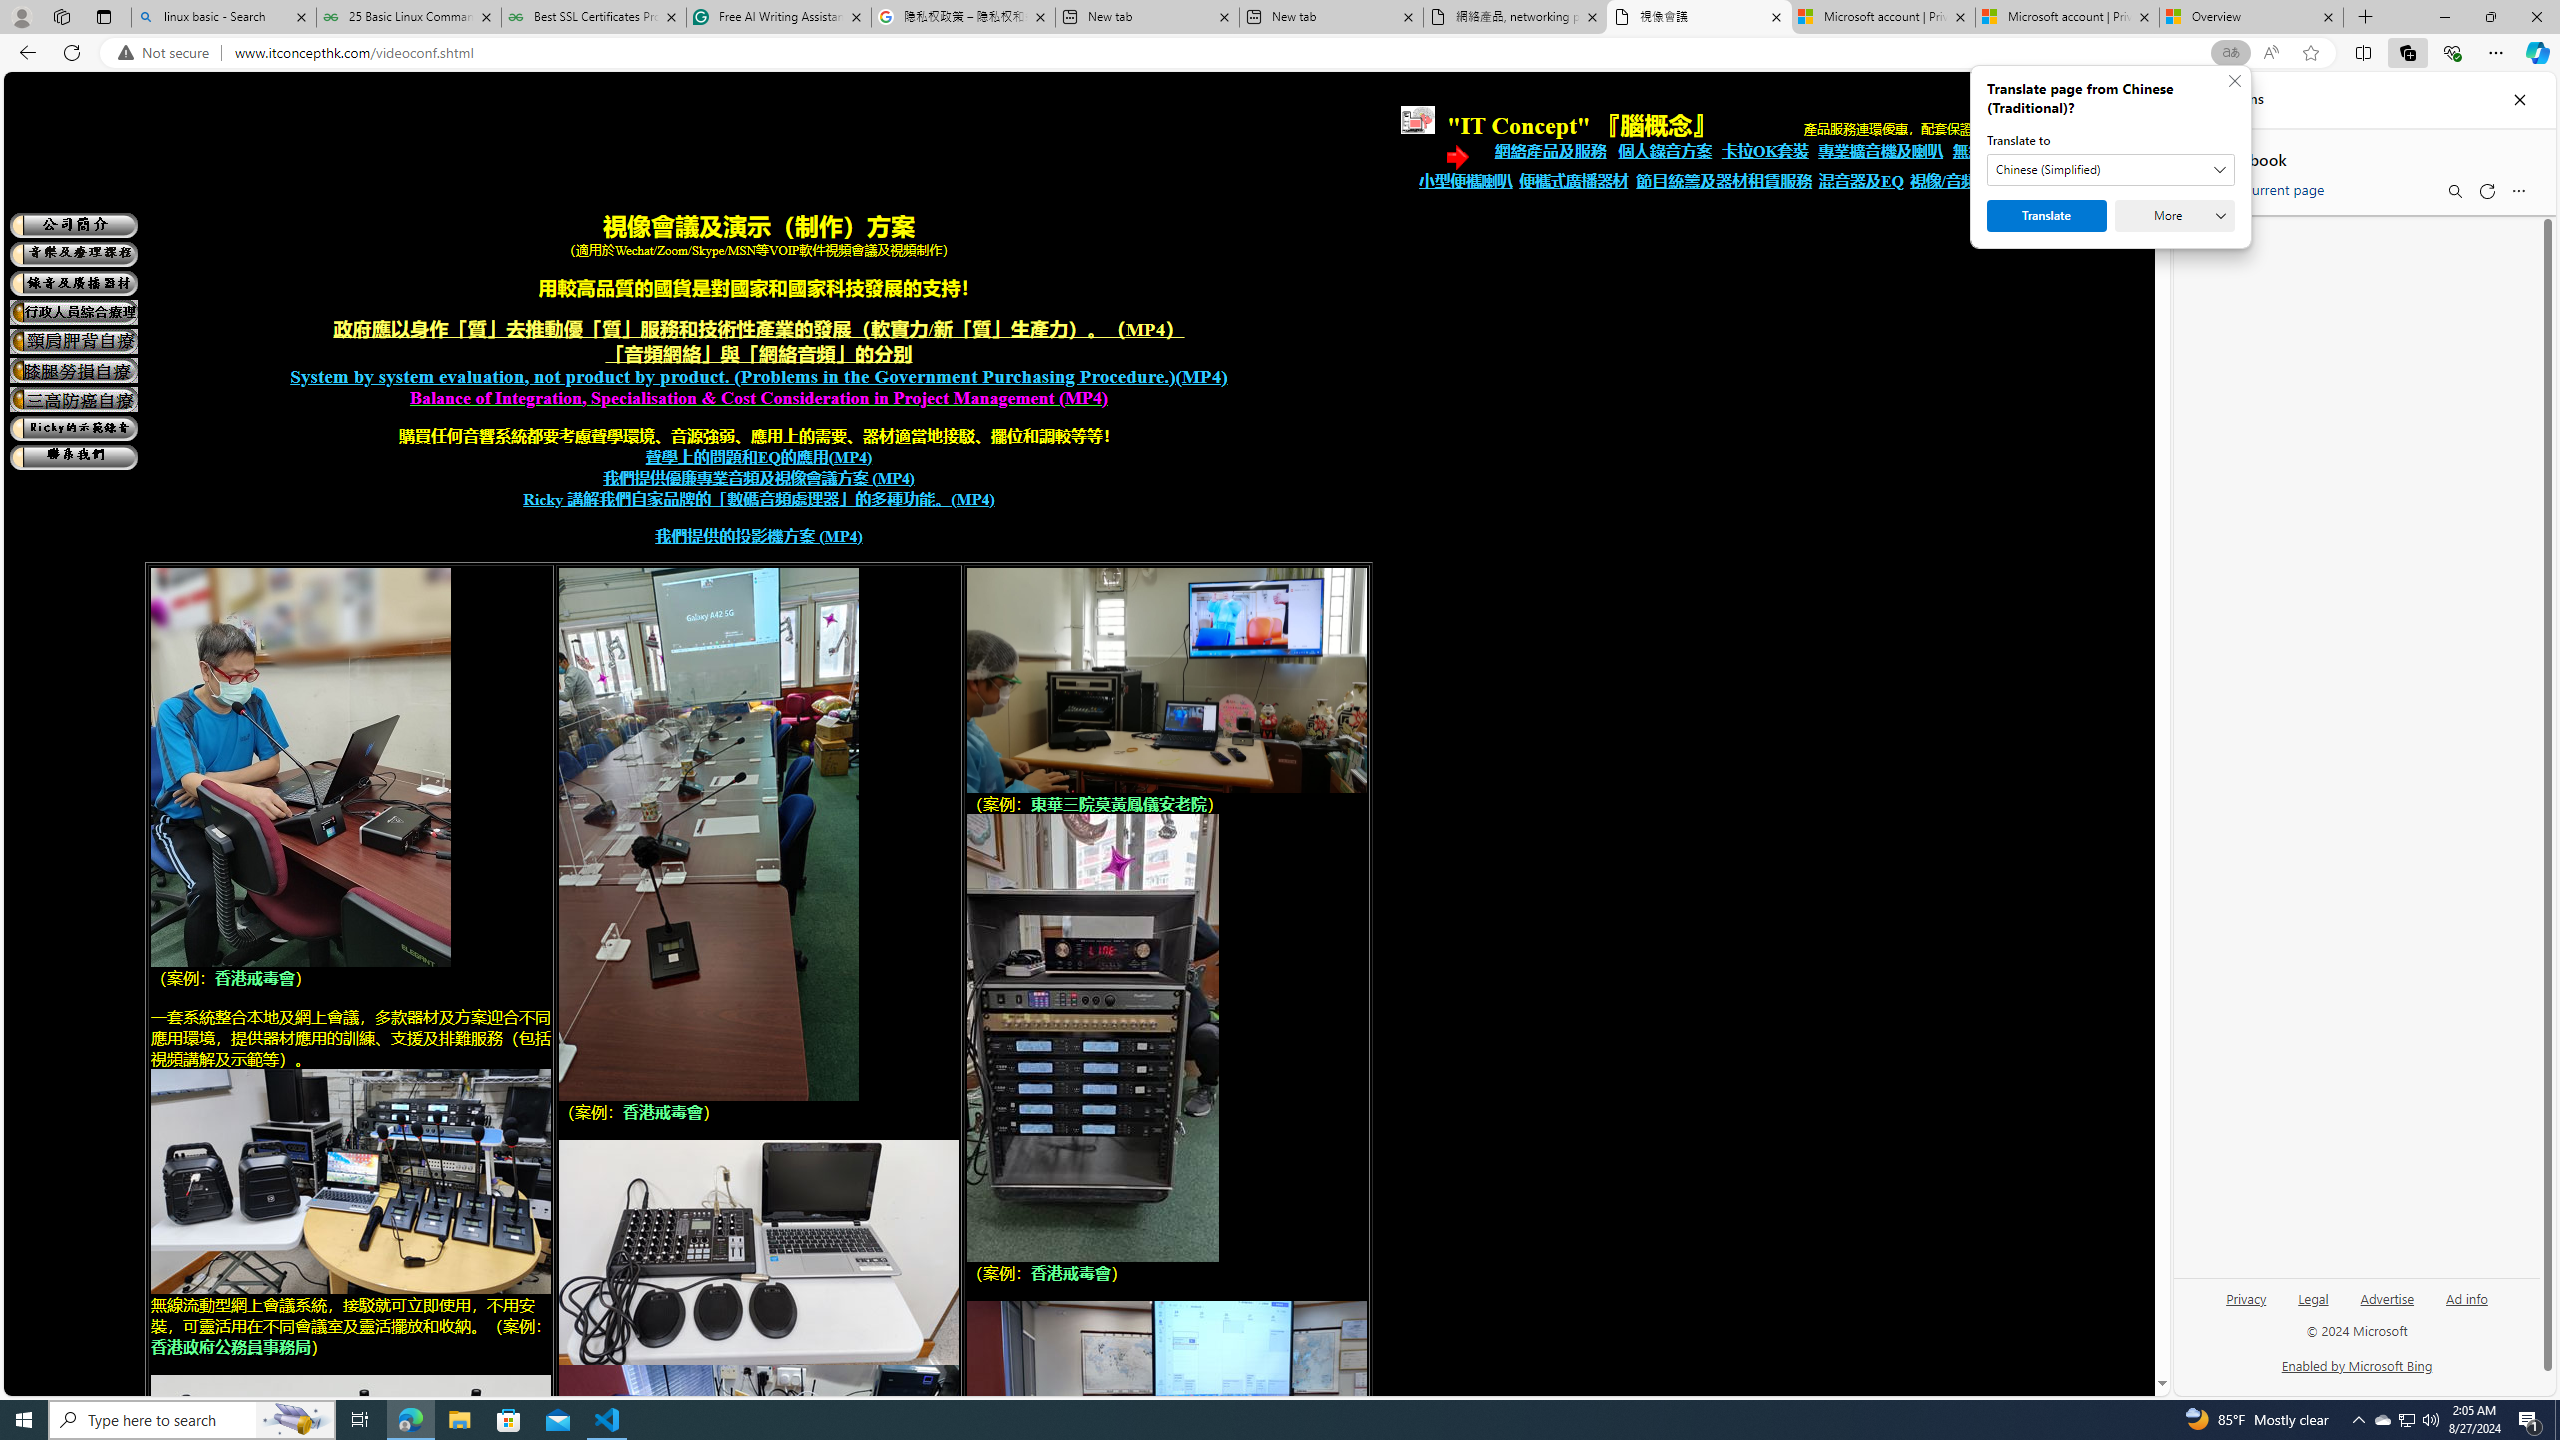 The width and height of the screenshot is (2560, 1440). I want to click on 'Best SSL Certificates Provider in India - GeeksforGeeks', so click(592, 16).